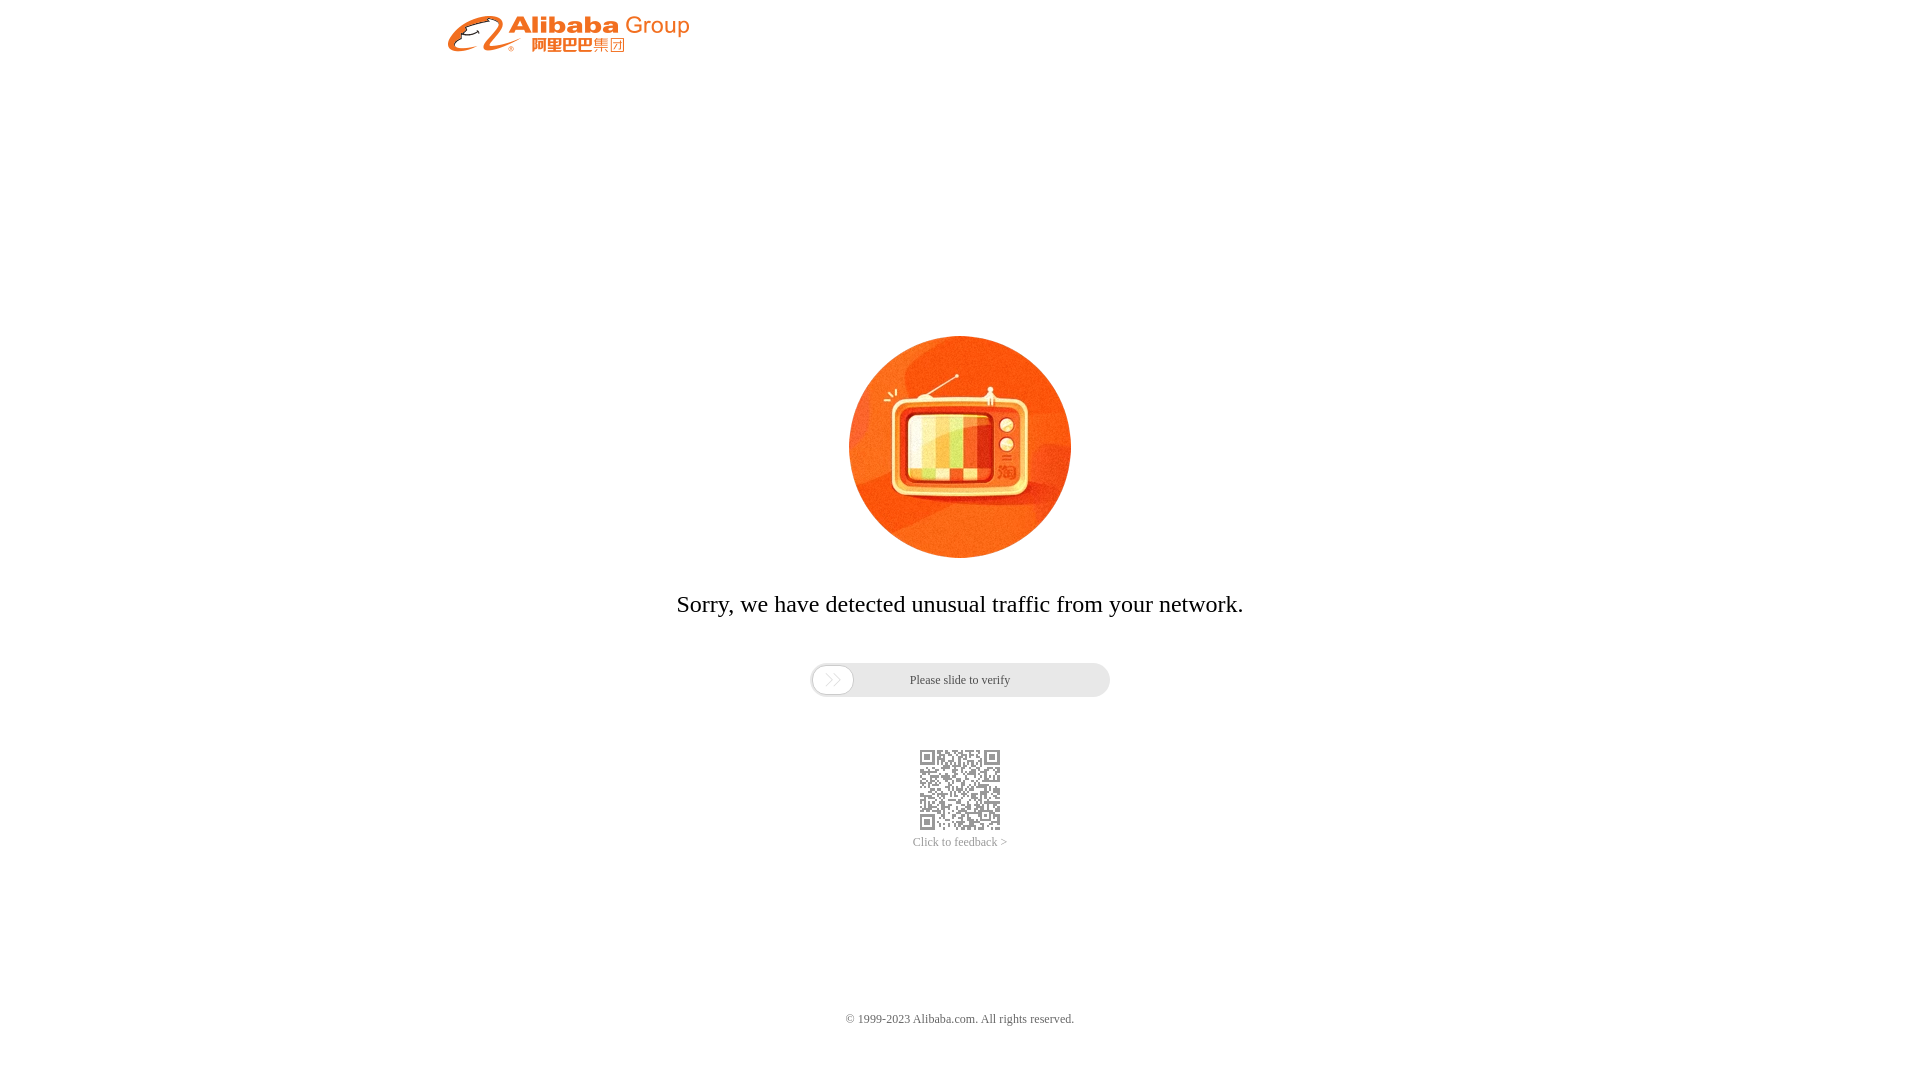 The height and width of the screenshot is (1080, 1920). I want to click on 'Click to feedback >', so click(960, 842).